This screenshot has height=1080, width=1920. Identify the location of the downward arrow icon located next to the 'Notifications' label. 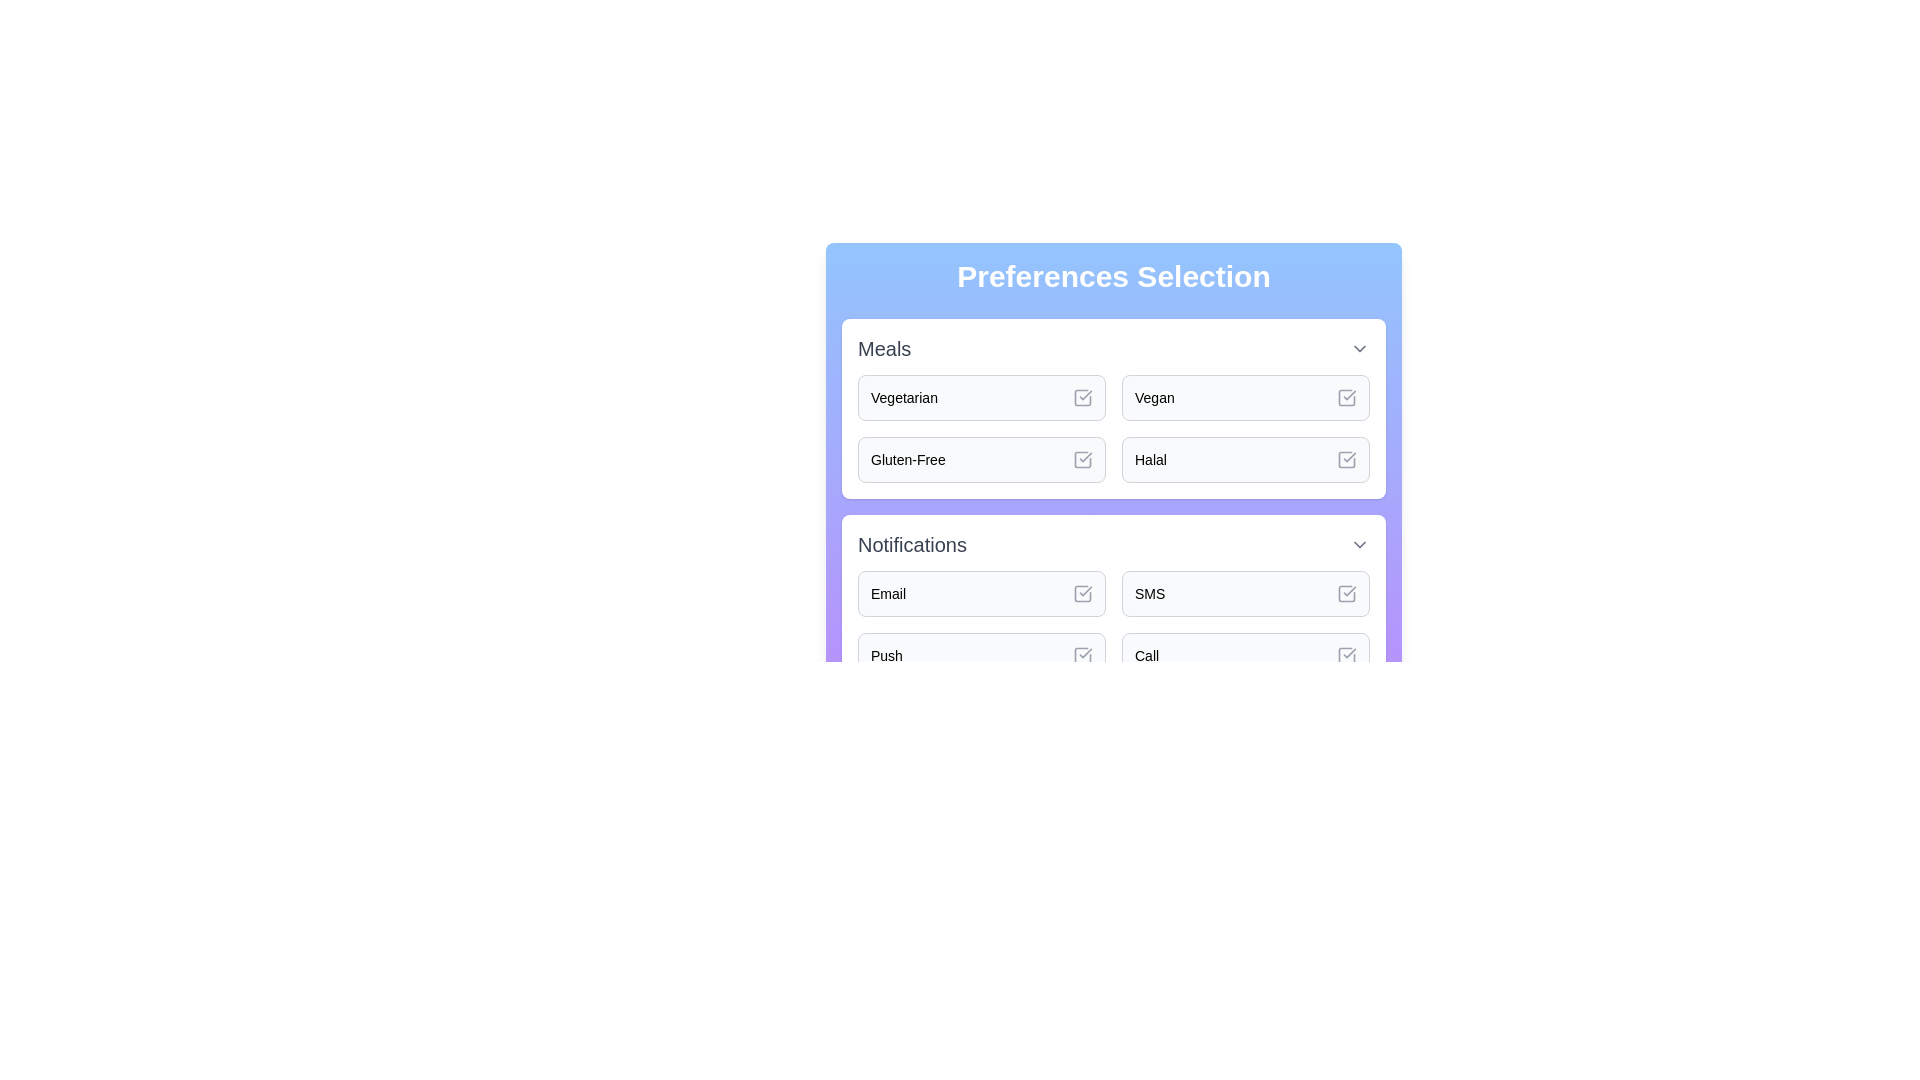
(1359, 544).